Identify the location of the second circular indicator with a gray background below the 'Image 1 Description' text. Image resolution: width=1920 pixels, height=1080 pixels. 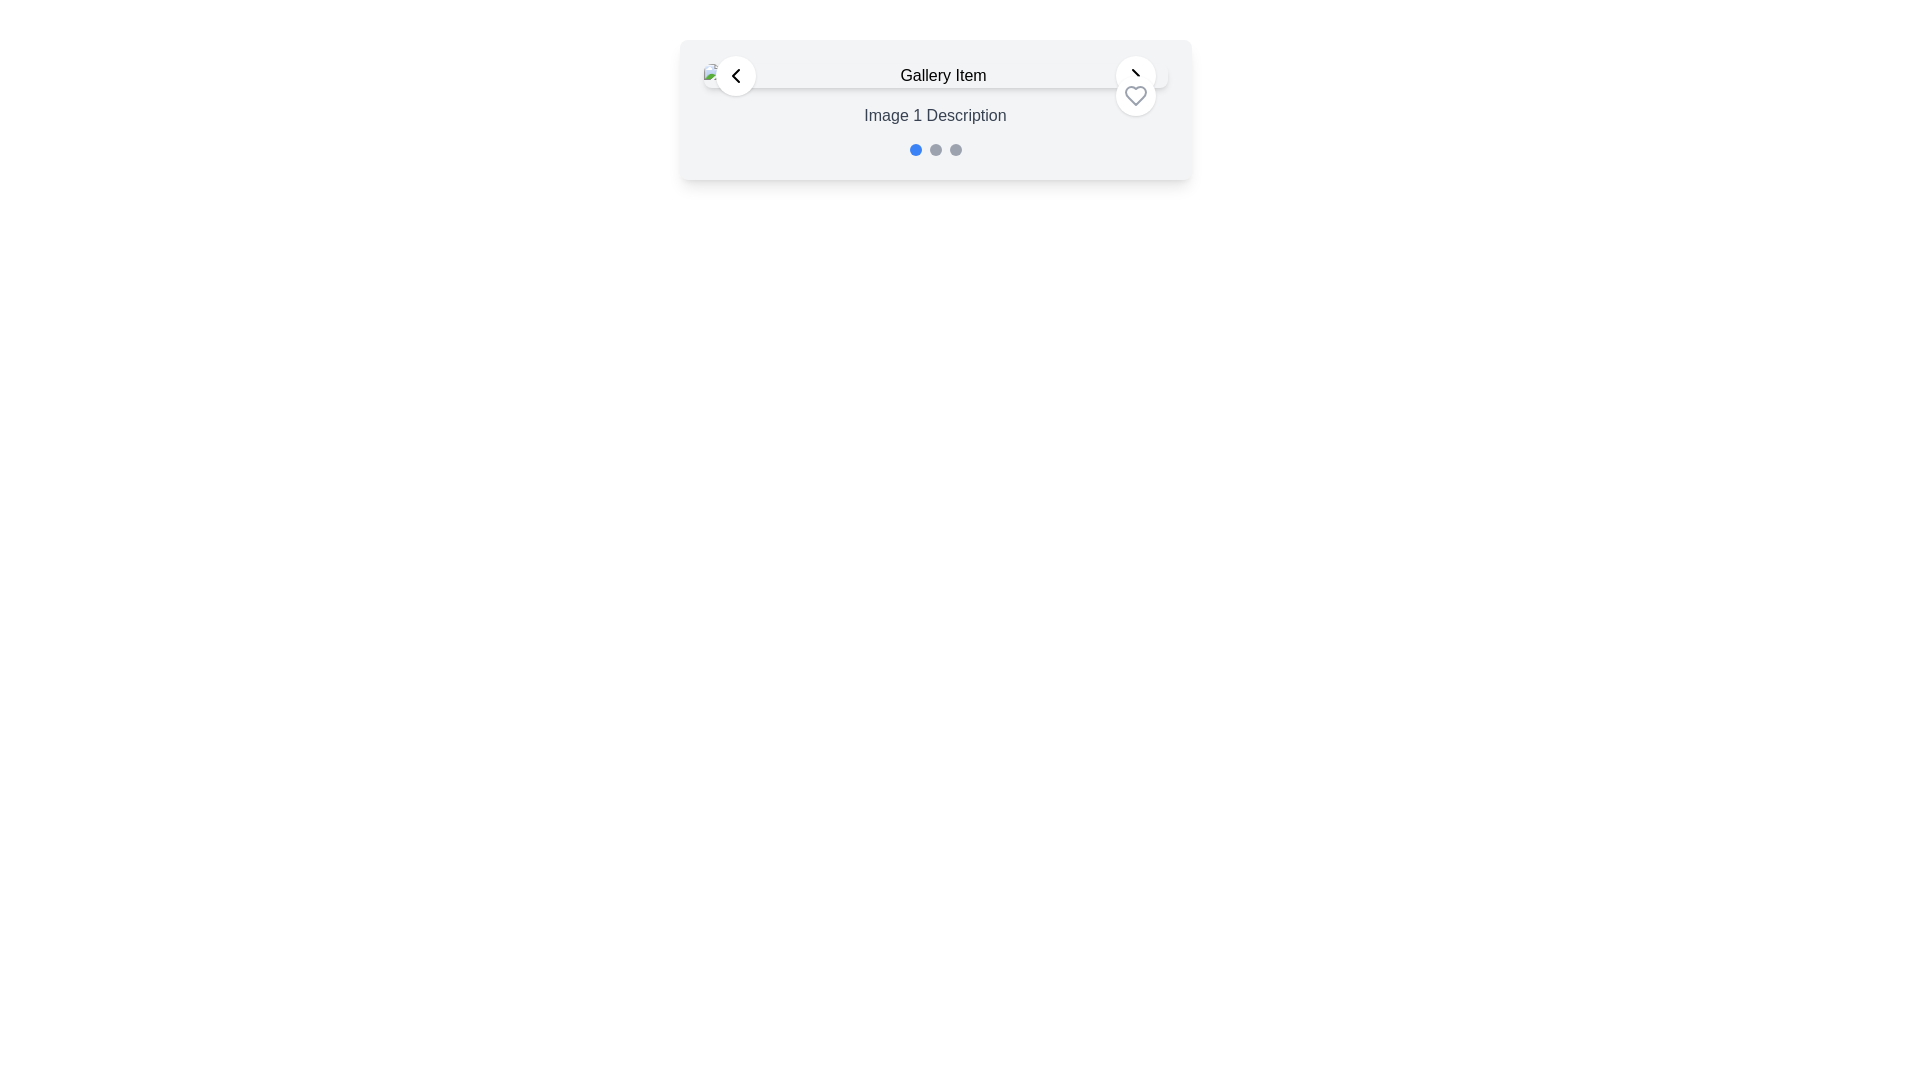
(934, 149).